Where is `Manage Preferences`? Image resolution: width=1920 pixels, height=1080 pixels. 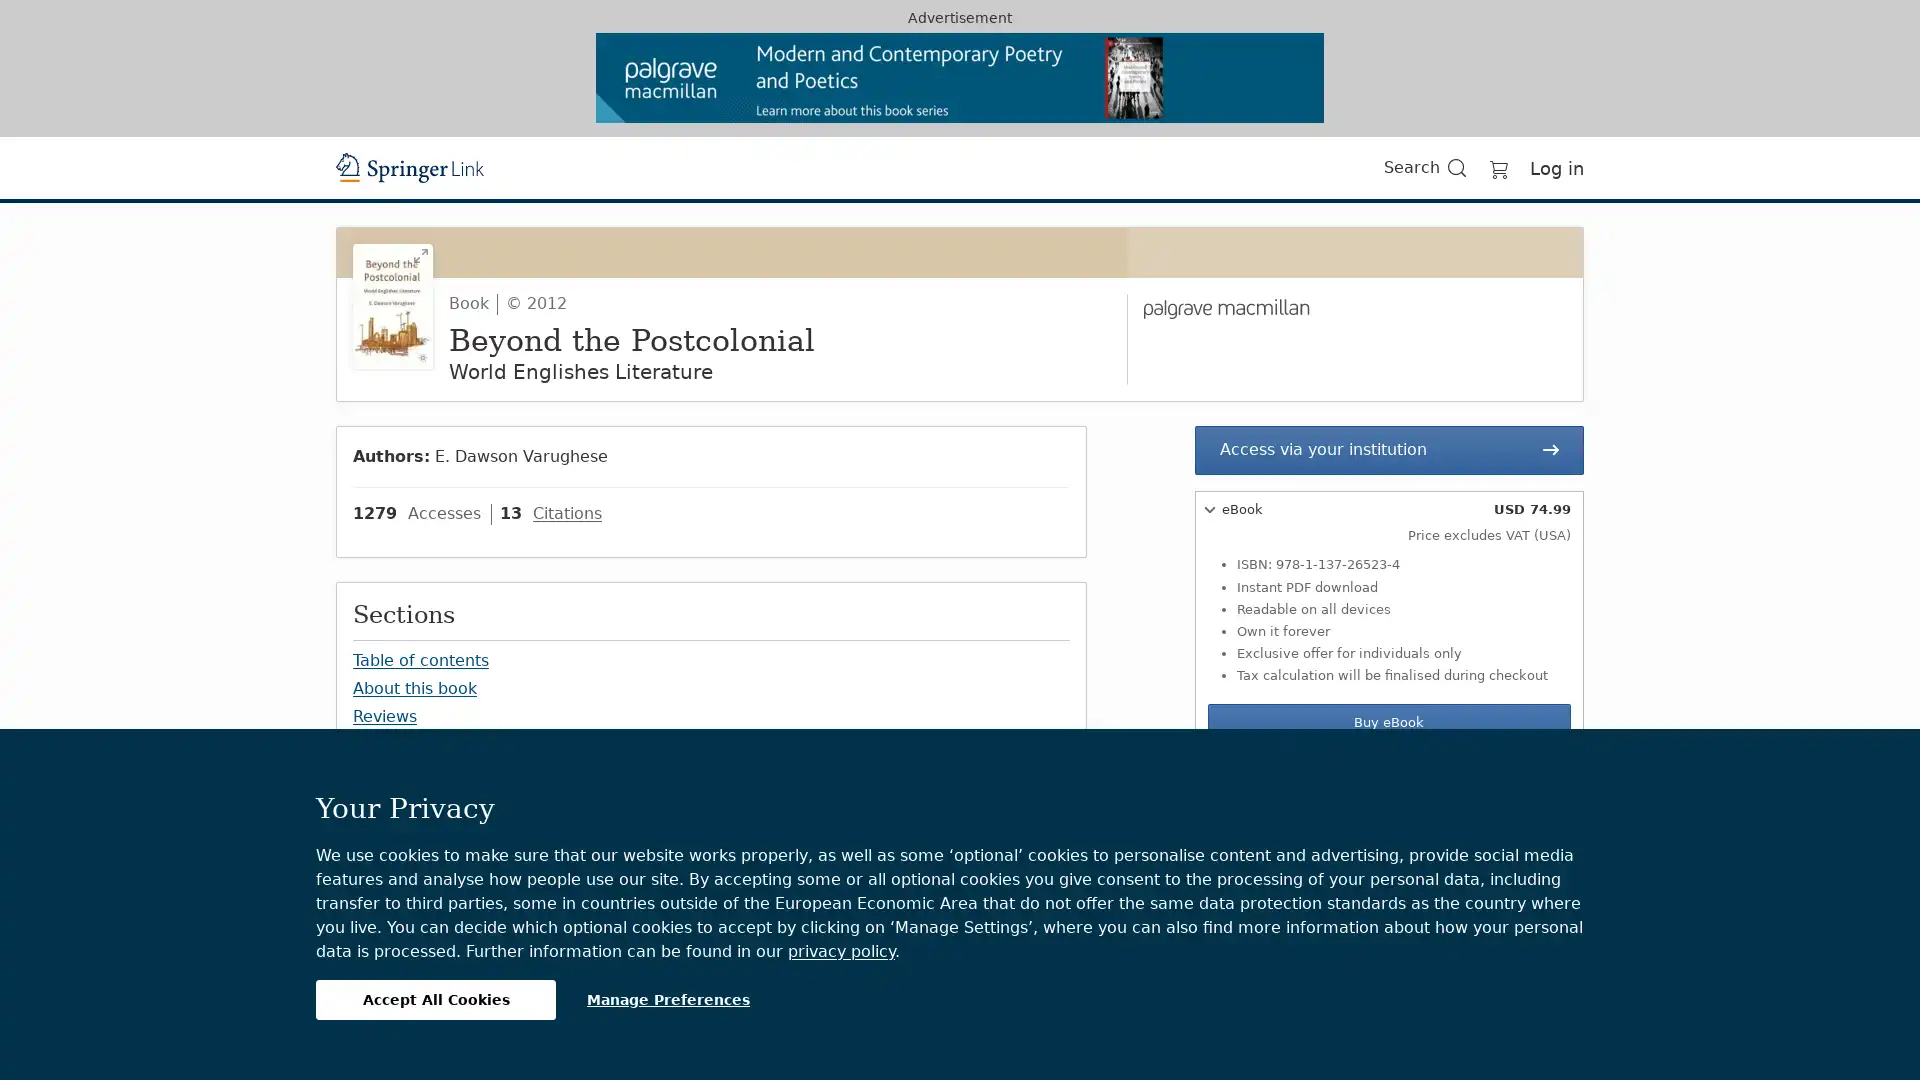
Manage Preferences is located at coordinates (668, 999).